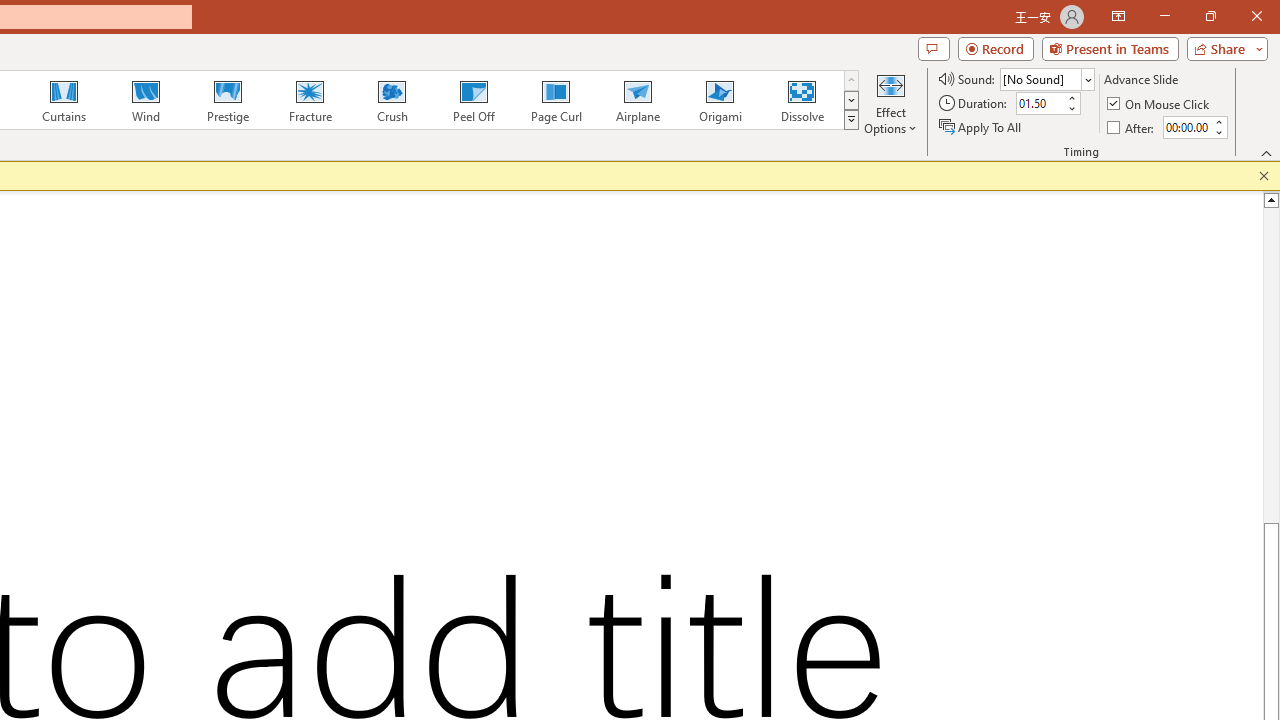 Image resolution: width=1280 pixels, height=720 pixels. I want to click on 'Origami', so click(720, 100).